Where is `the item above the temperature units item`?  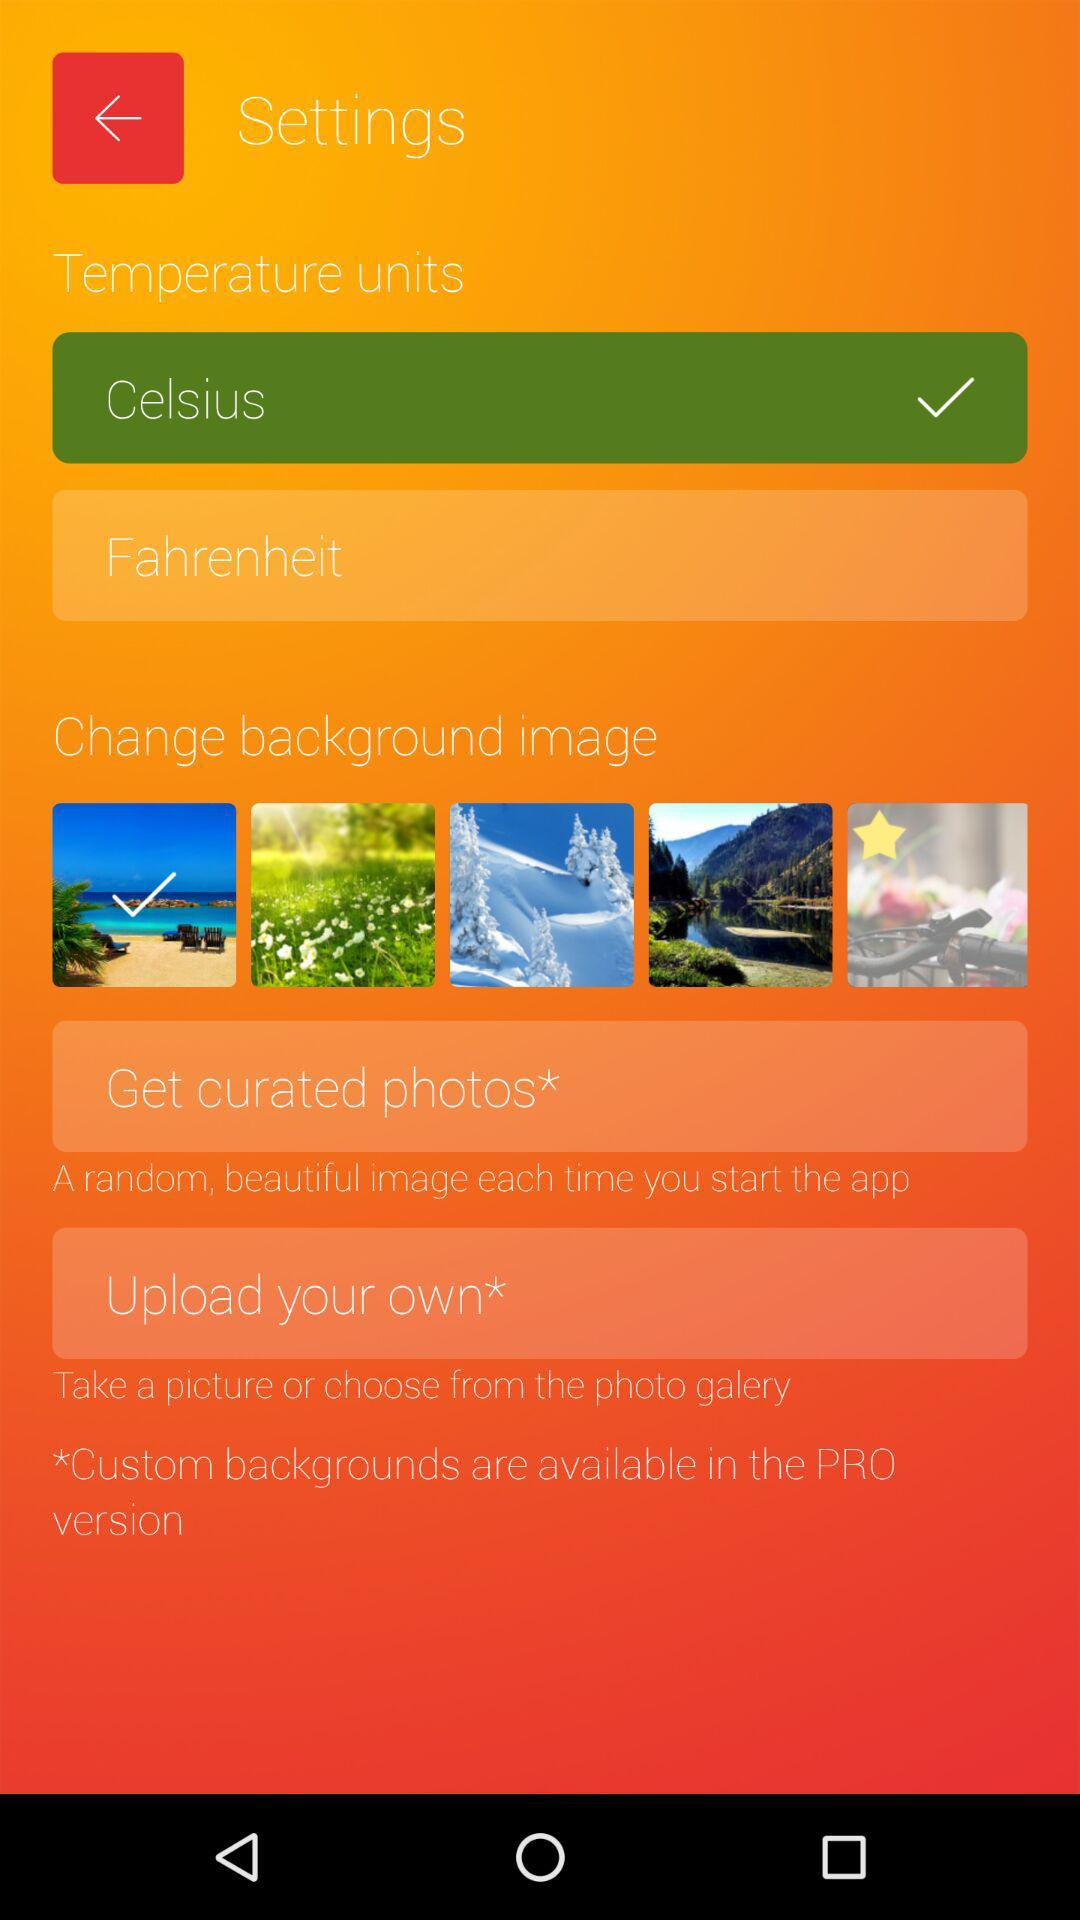 the item above the temperature units item is located at coordinates (118, 117).